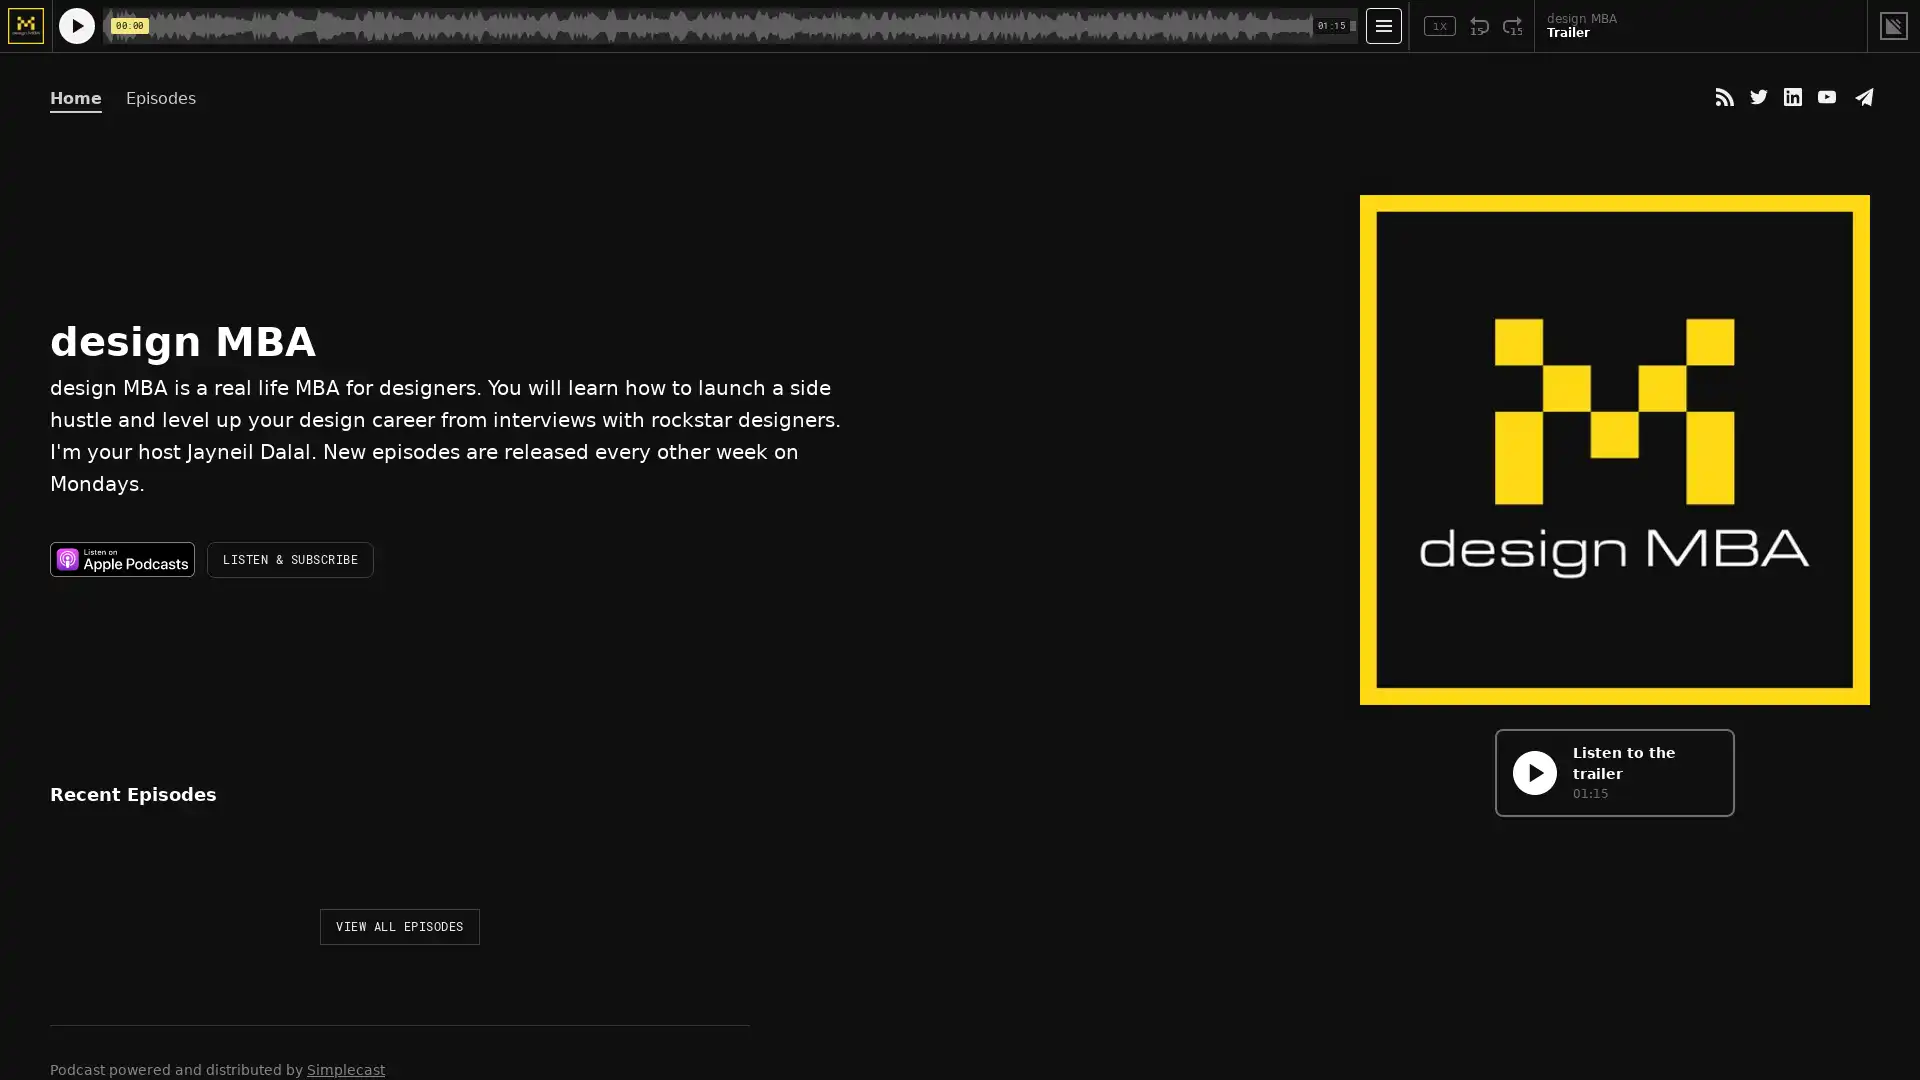 Image resolution: width=1920 pixels, height=1080 pixels. Describe the element at coordinates (1512, 26) in the screenshot. I see `Fast Forward 15 Seconds` at that location.